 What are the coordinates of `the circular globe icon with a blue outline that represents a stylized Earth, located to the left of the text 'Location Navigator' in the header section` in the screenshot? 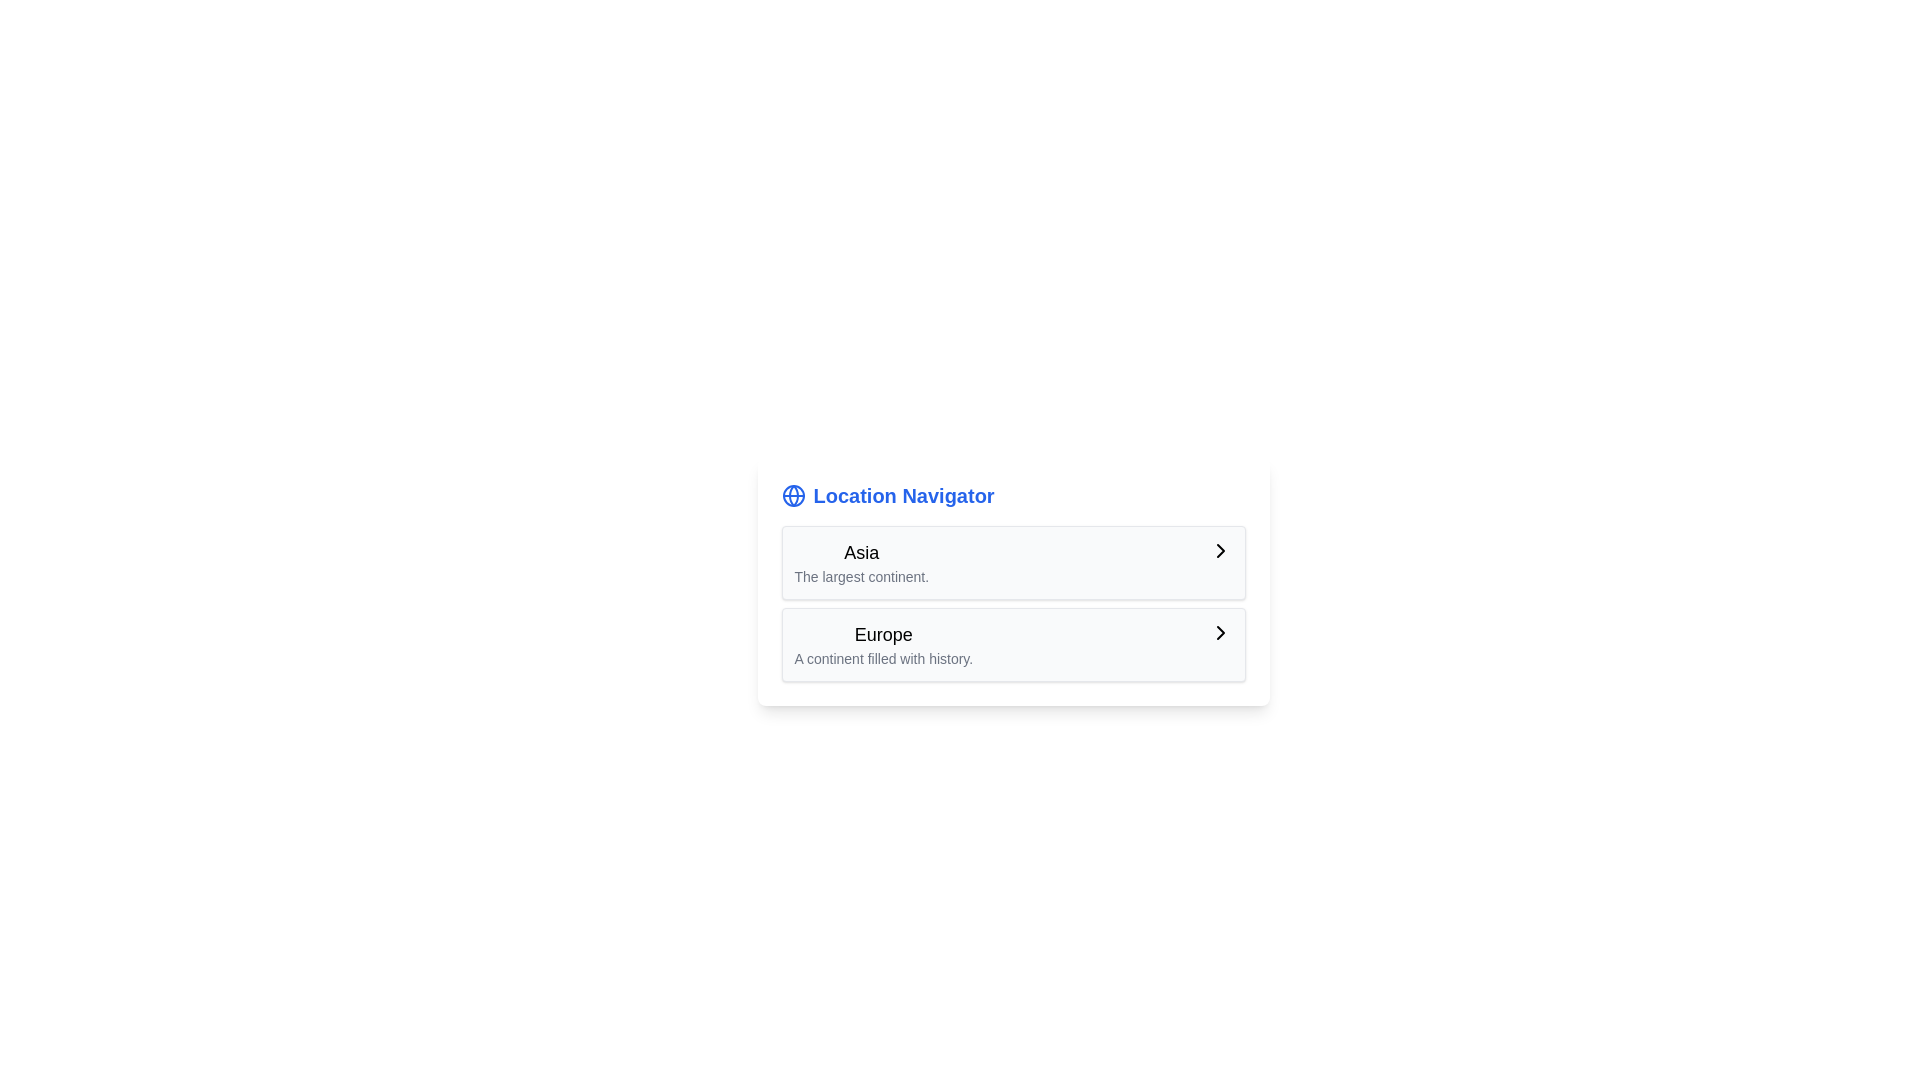 It's located at (792, 495).